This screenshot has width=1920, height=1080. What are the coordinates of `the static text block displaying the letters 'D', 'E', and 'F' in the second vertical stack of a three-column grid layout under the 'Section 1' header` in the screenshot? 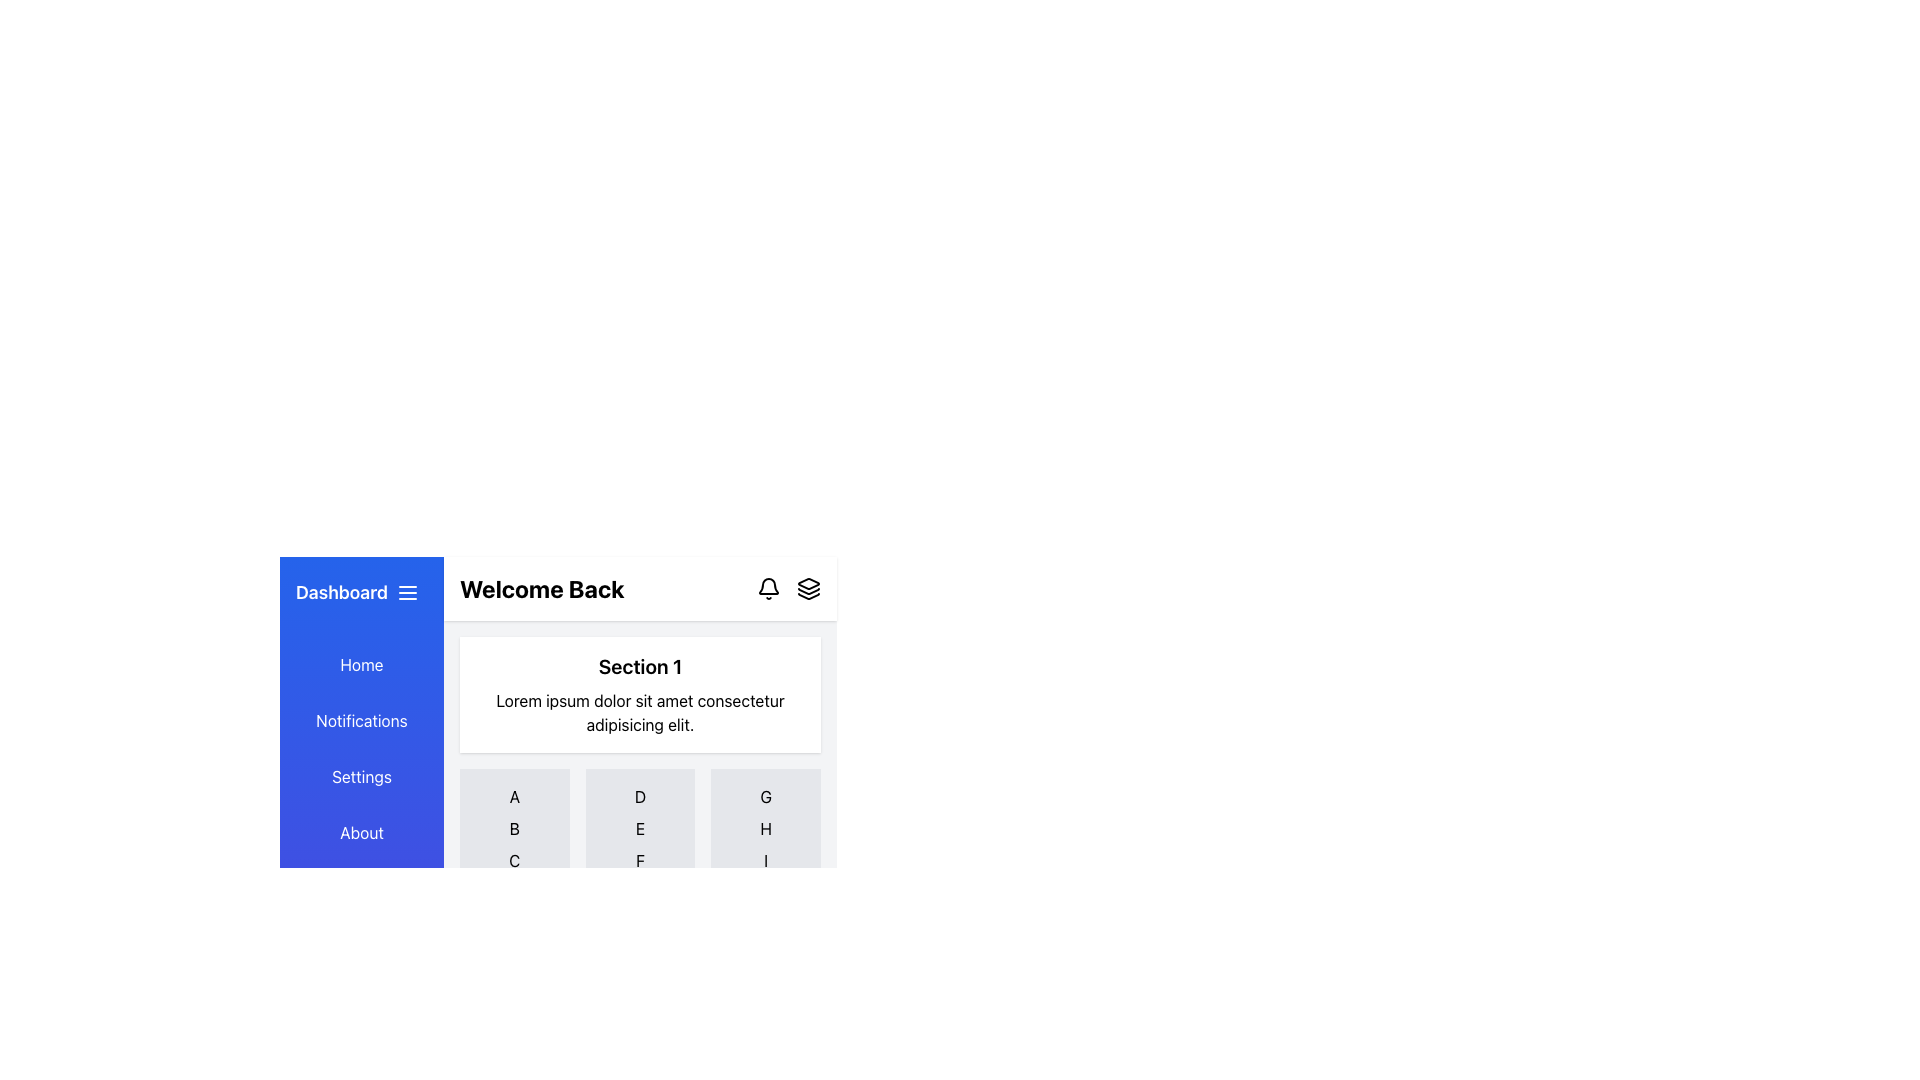 It's located at (640, 833).